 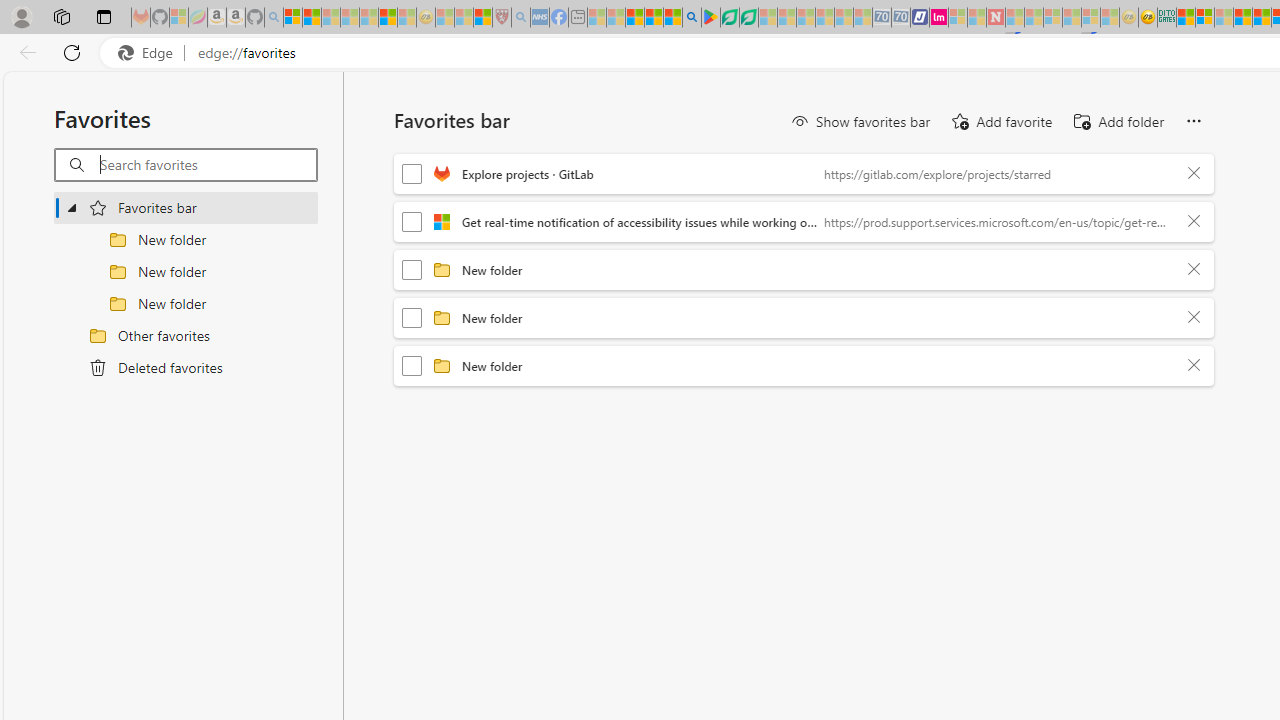 What do you see at coordinates (501, 17) in the screenshot?
I see `'Robert H. Shmerling, MD - Harvard Health - Sleeping'` at bounding box center [501, 17].